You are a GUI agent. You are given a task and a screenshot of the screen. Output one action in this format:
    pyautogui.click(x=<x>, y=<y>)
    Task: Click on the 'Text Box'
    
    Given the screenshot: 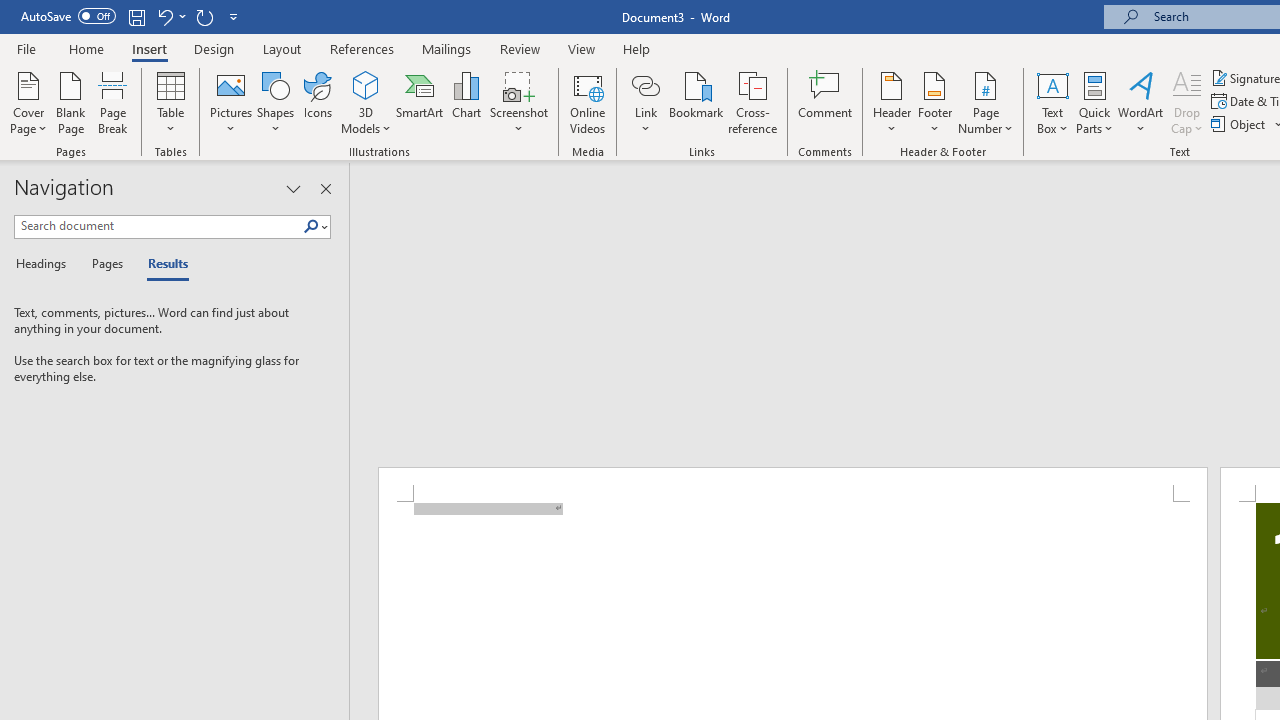 What is the action you would take?
    pyautogui.click(x=1051, y=103)
    